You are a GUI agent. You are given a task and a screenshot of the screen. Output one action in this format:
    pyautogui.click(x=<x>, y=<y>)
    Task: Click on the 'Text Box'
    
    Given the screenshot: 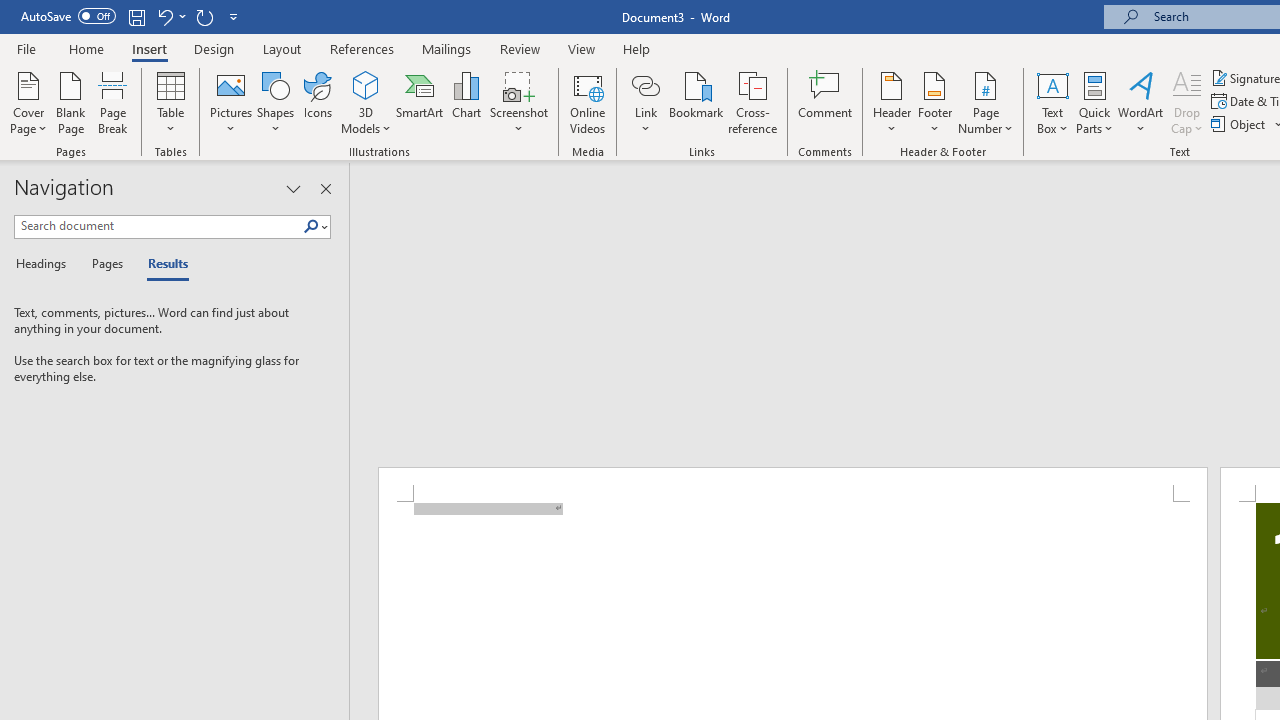 What is the action you would take?
    pyautogui.click(x=1051, y=103)
    